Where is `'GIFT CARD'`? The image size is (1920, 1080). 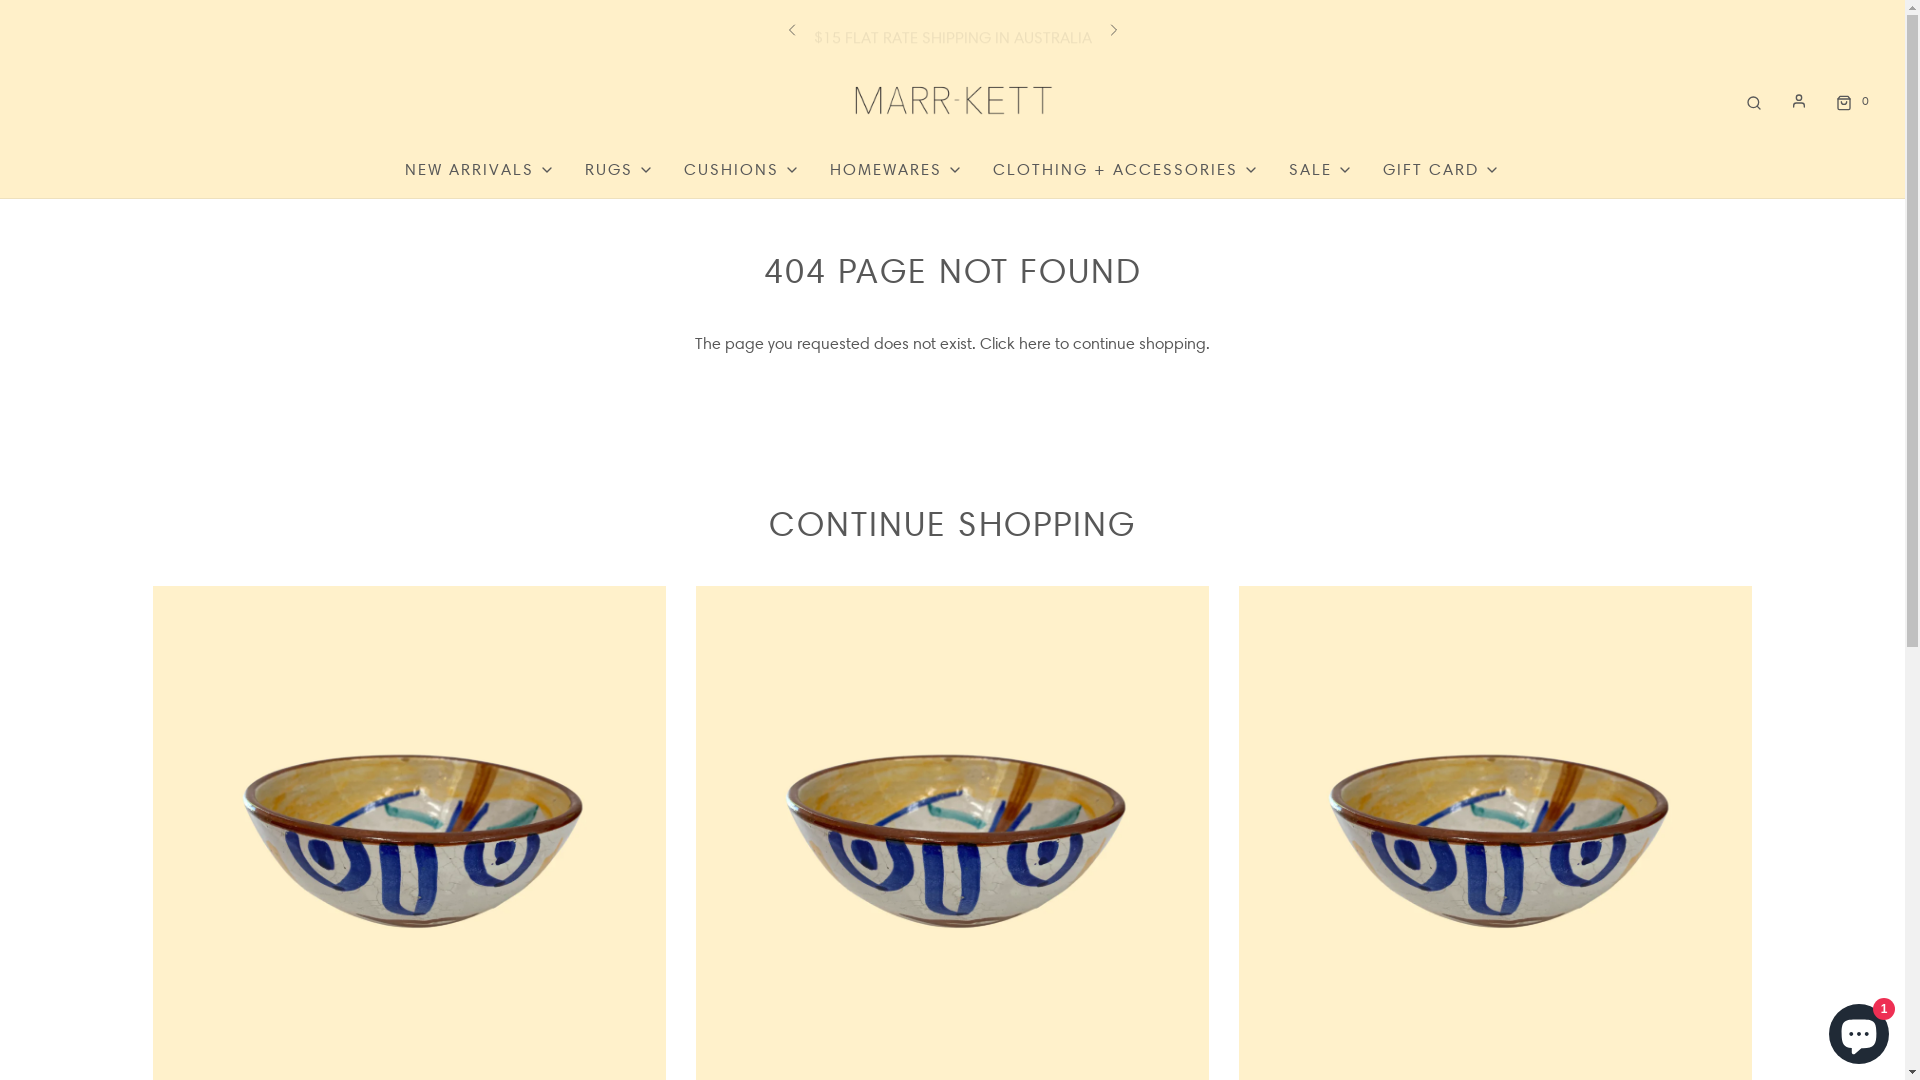
'GIFT CARD' is located at coordinates (1441, 168).